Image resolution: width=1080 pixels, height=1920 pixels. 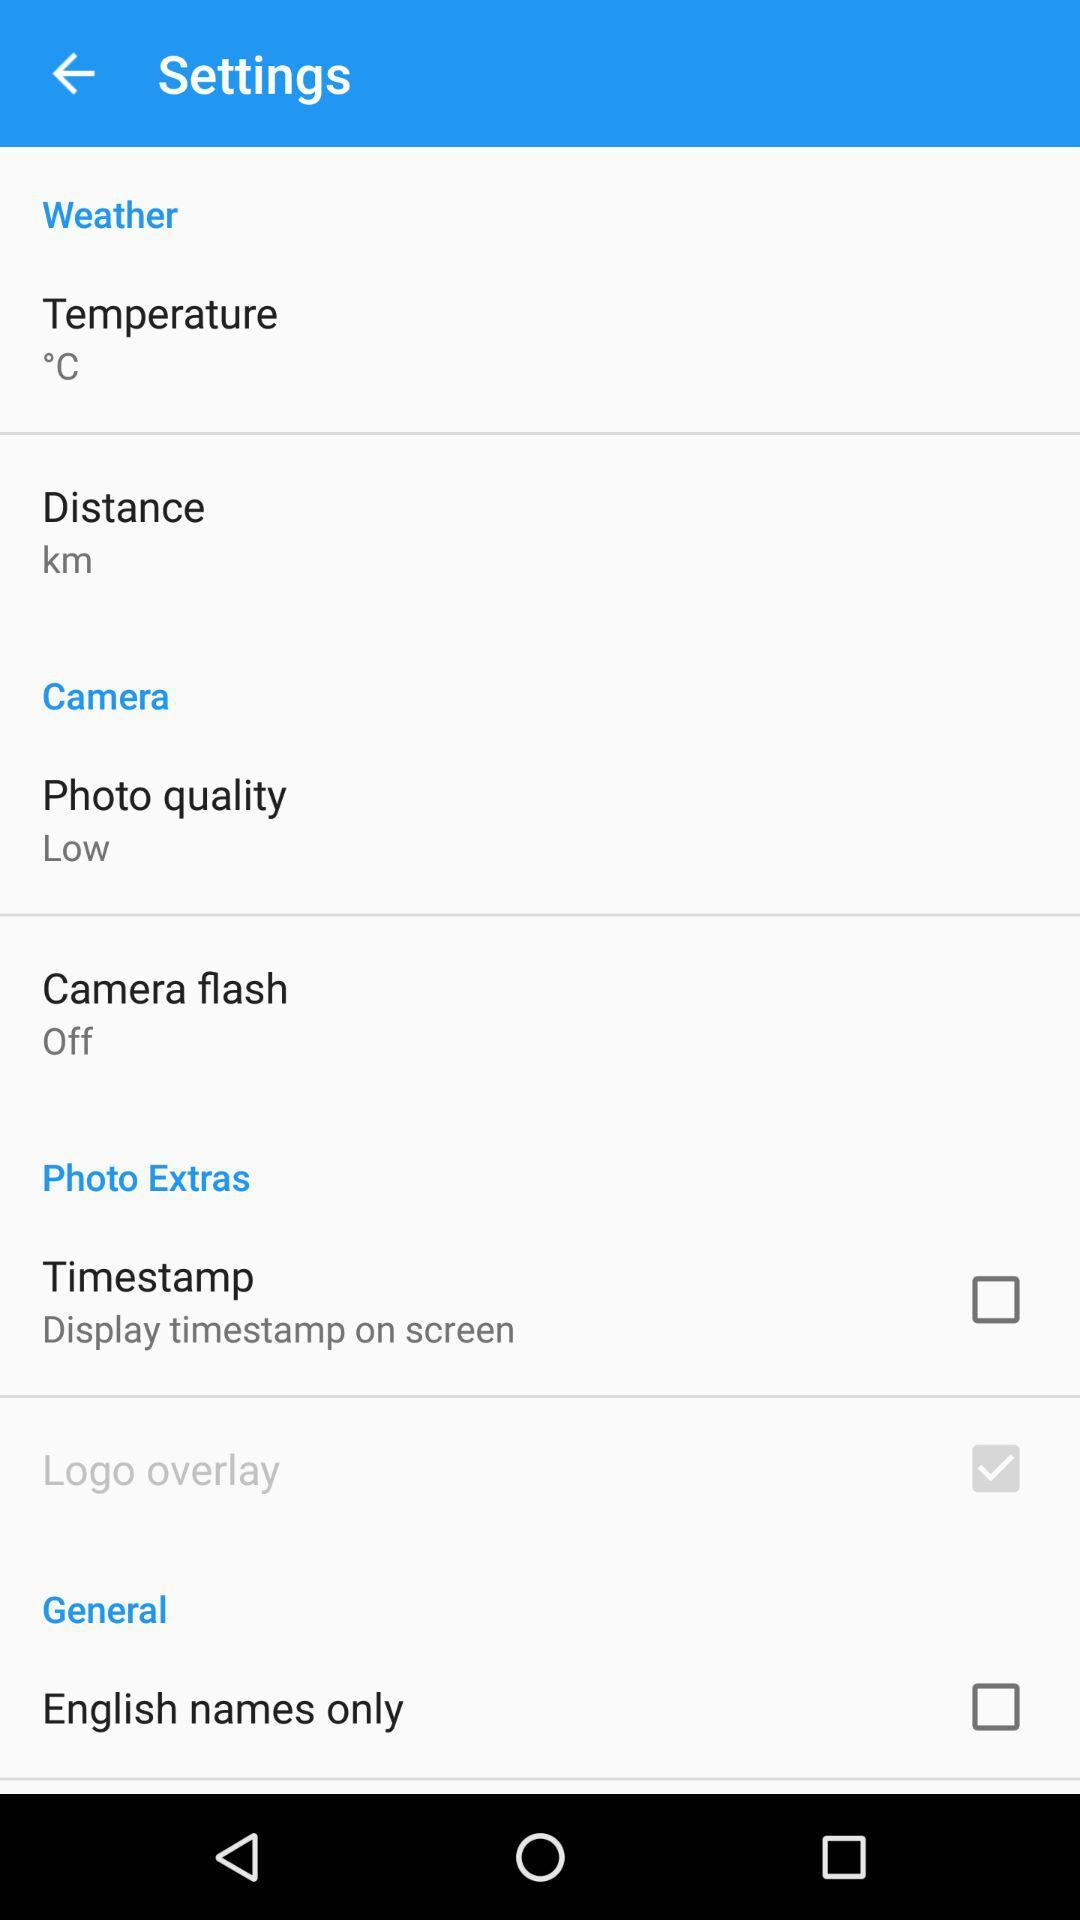 What do you see at coordinates (75, 846) in the screenshot?
I see `the icon above the camera flash` at bounding box center [75, 846].